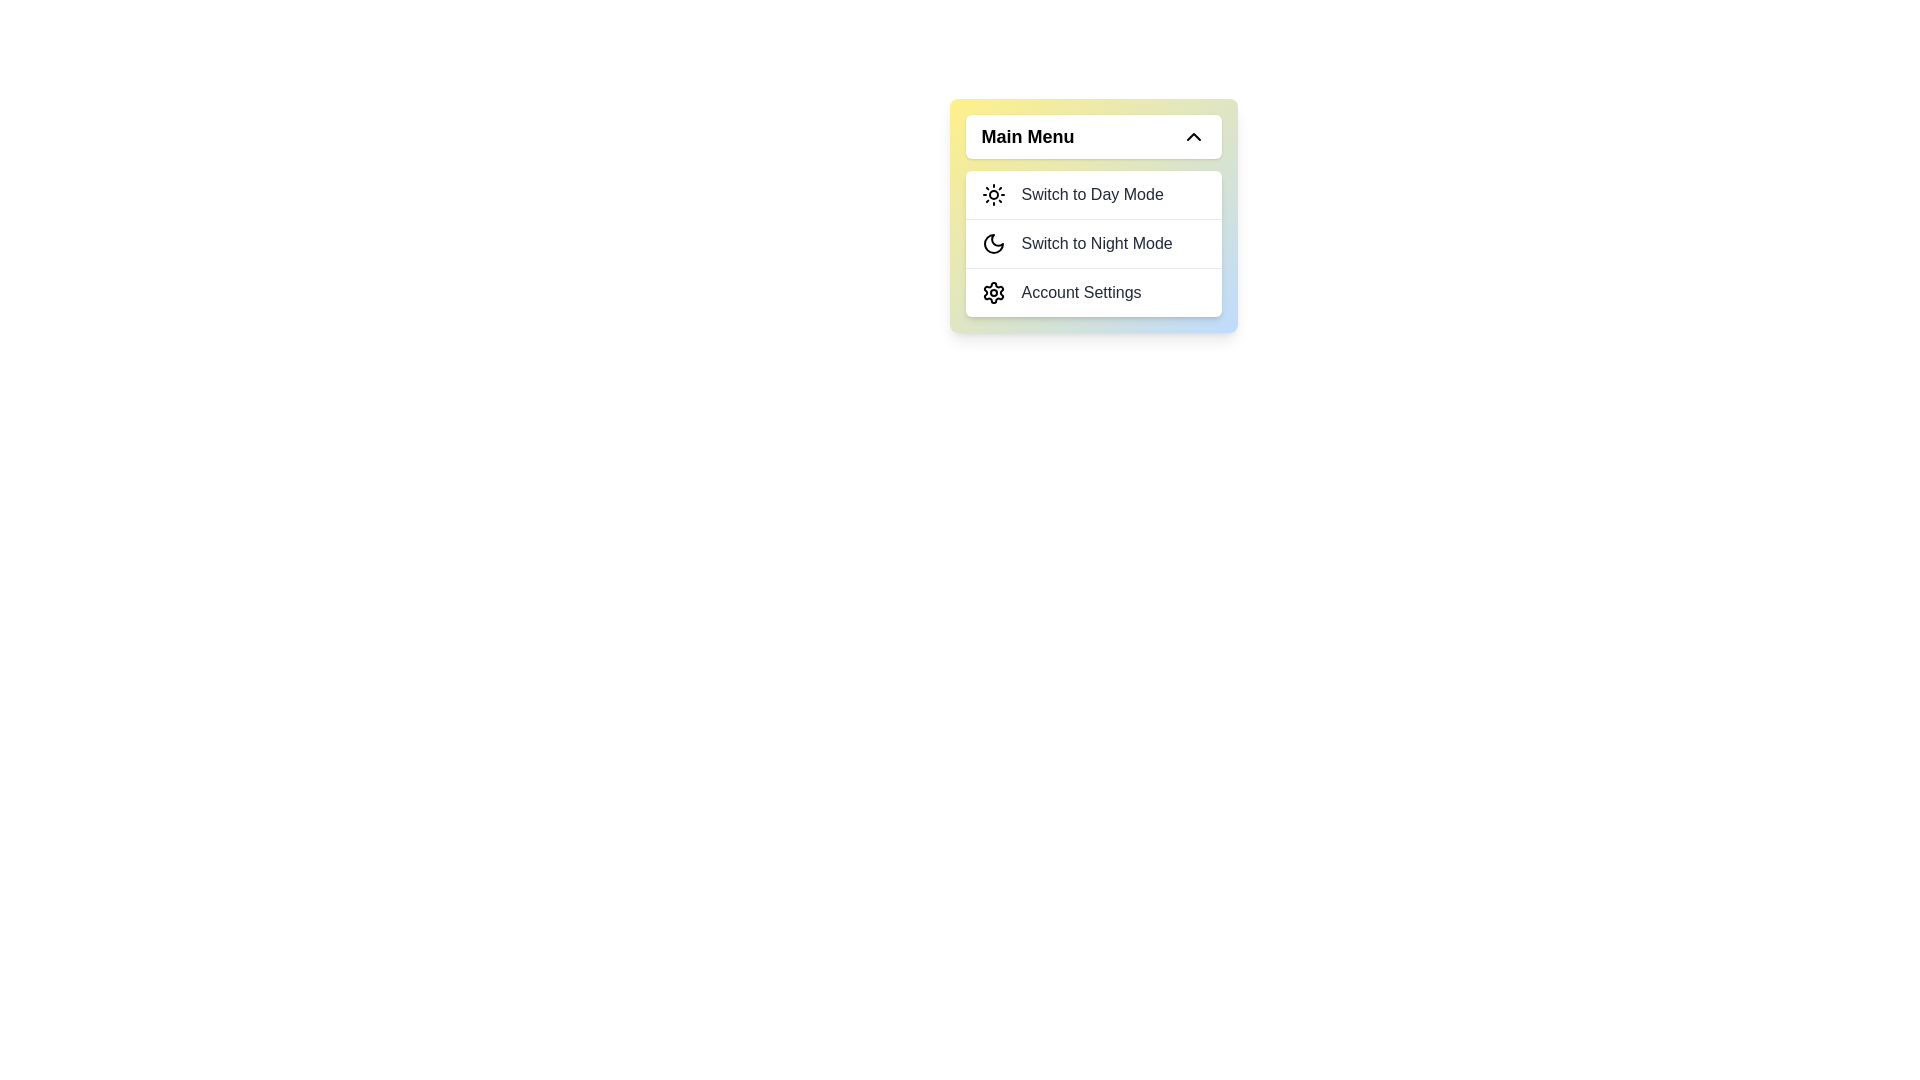 The image size is (1920, 1080). I want to click on the 'Switch to Night Mode' option in the menu, so click(1092, 242).